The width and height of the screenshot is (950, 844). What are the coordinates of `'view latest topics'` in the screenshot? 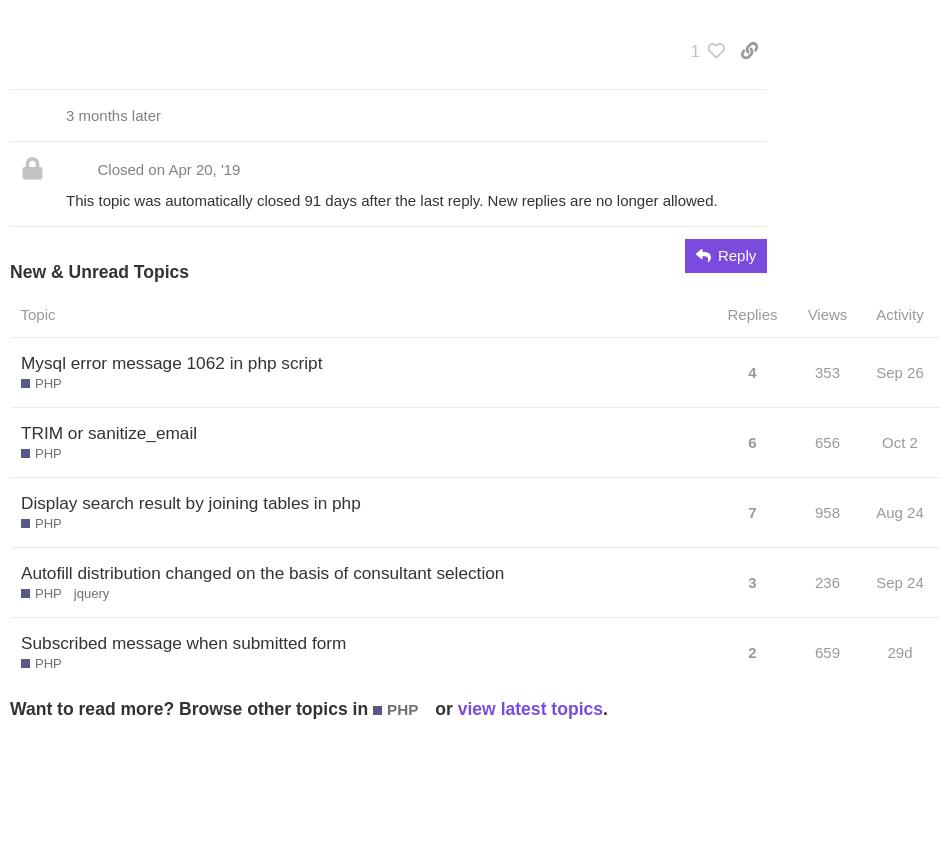 It's located at (456, 707).